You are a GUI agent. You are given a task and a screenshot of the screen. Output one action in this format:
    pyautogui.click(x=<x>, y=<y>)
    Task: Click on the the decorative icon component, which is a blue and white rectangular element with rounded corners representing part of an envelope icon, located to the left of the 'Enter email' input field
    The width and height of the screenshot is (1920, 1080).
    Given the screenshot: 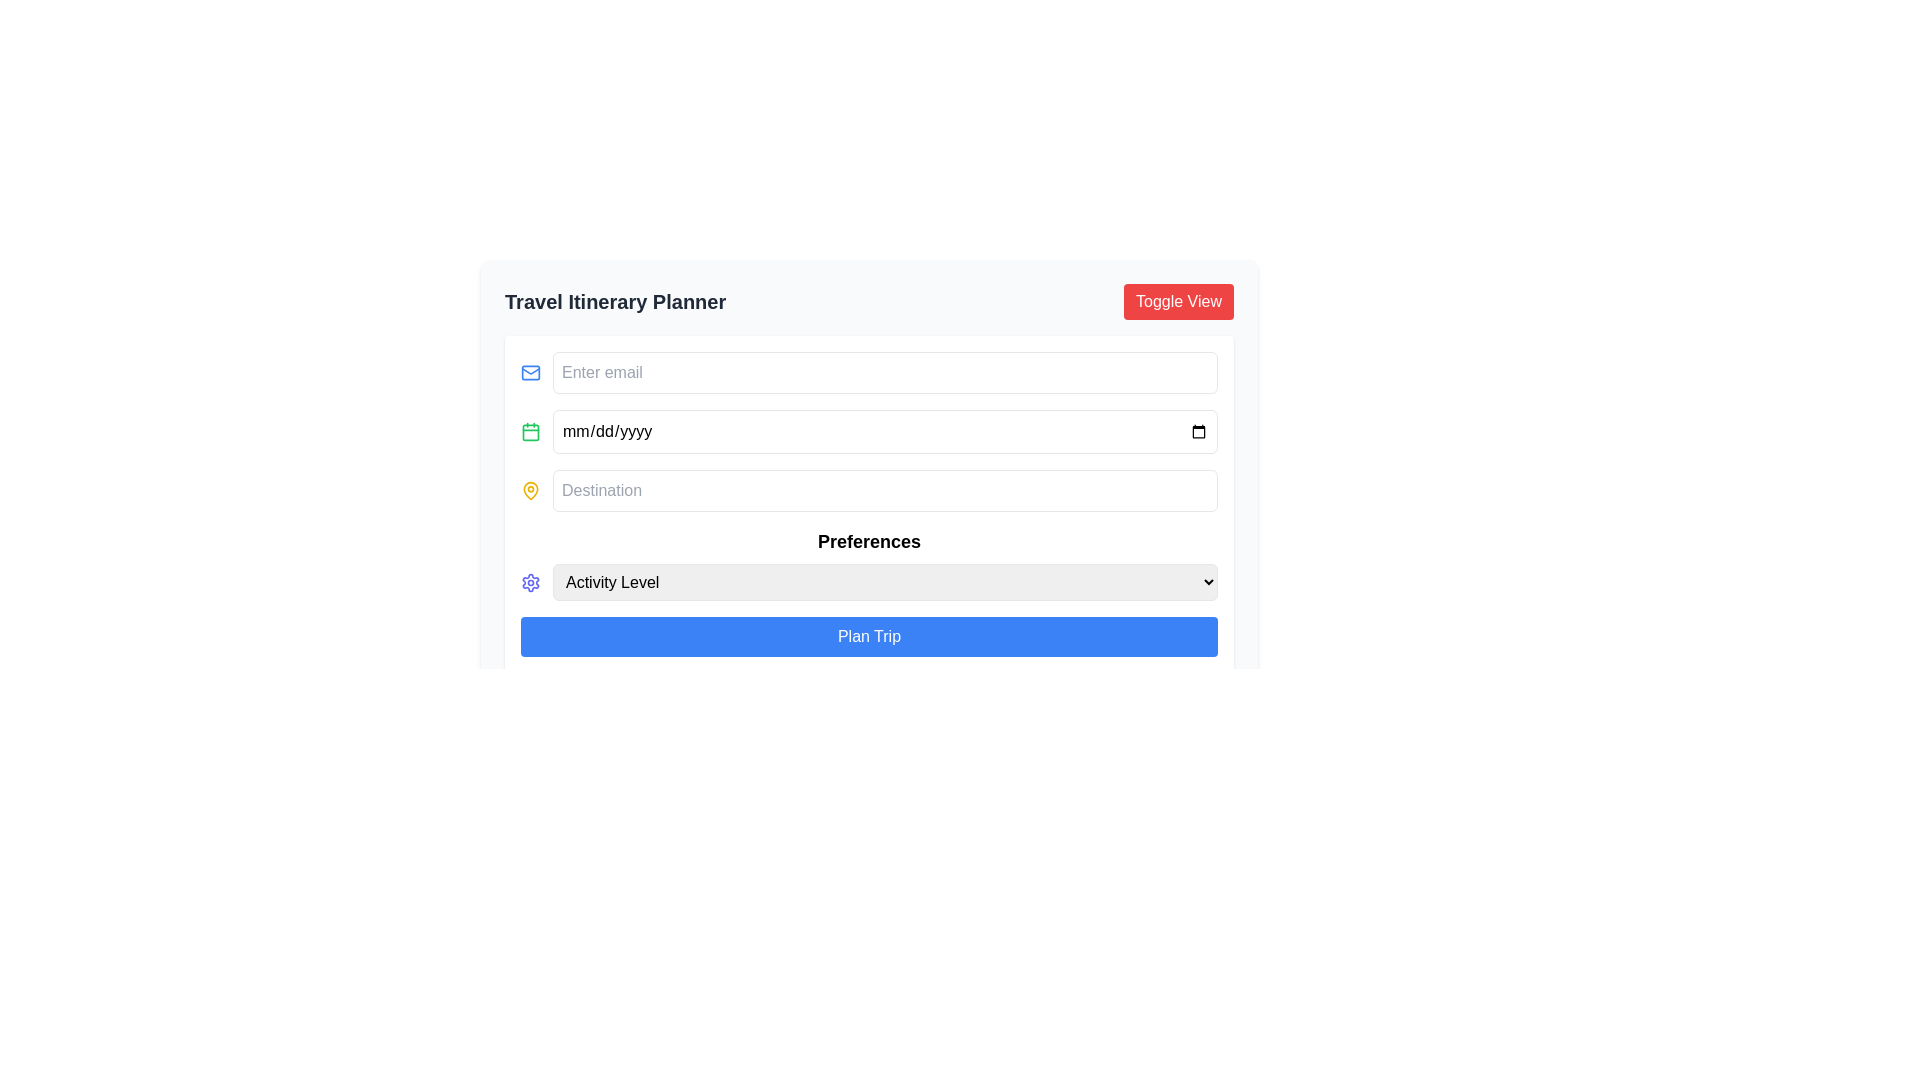 What is the action you would take?
    pyautogui.click(x=531, y=373)
    